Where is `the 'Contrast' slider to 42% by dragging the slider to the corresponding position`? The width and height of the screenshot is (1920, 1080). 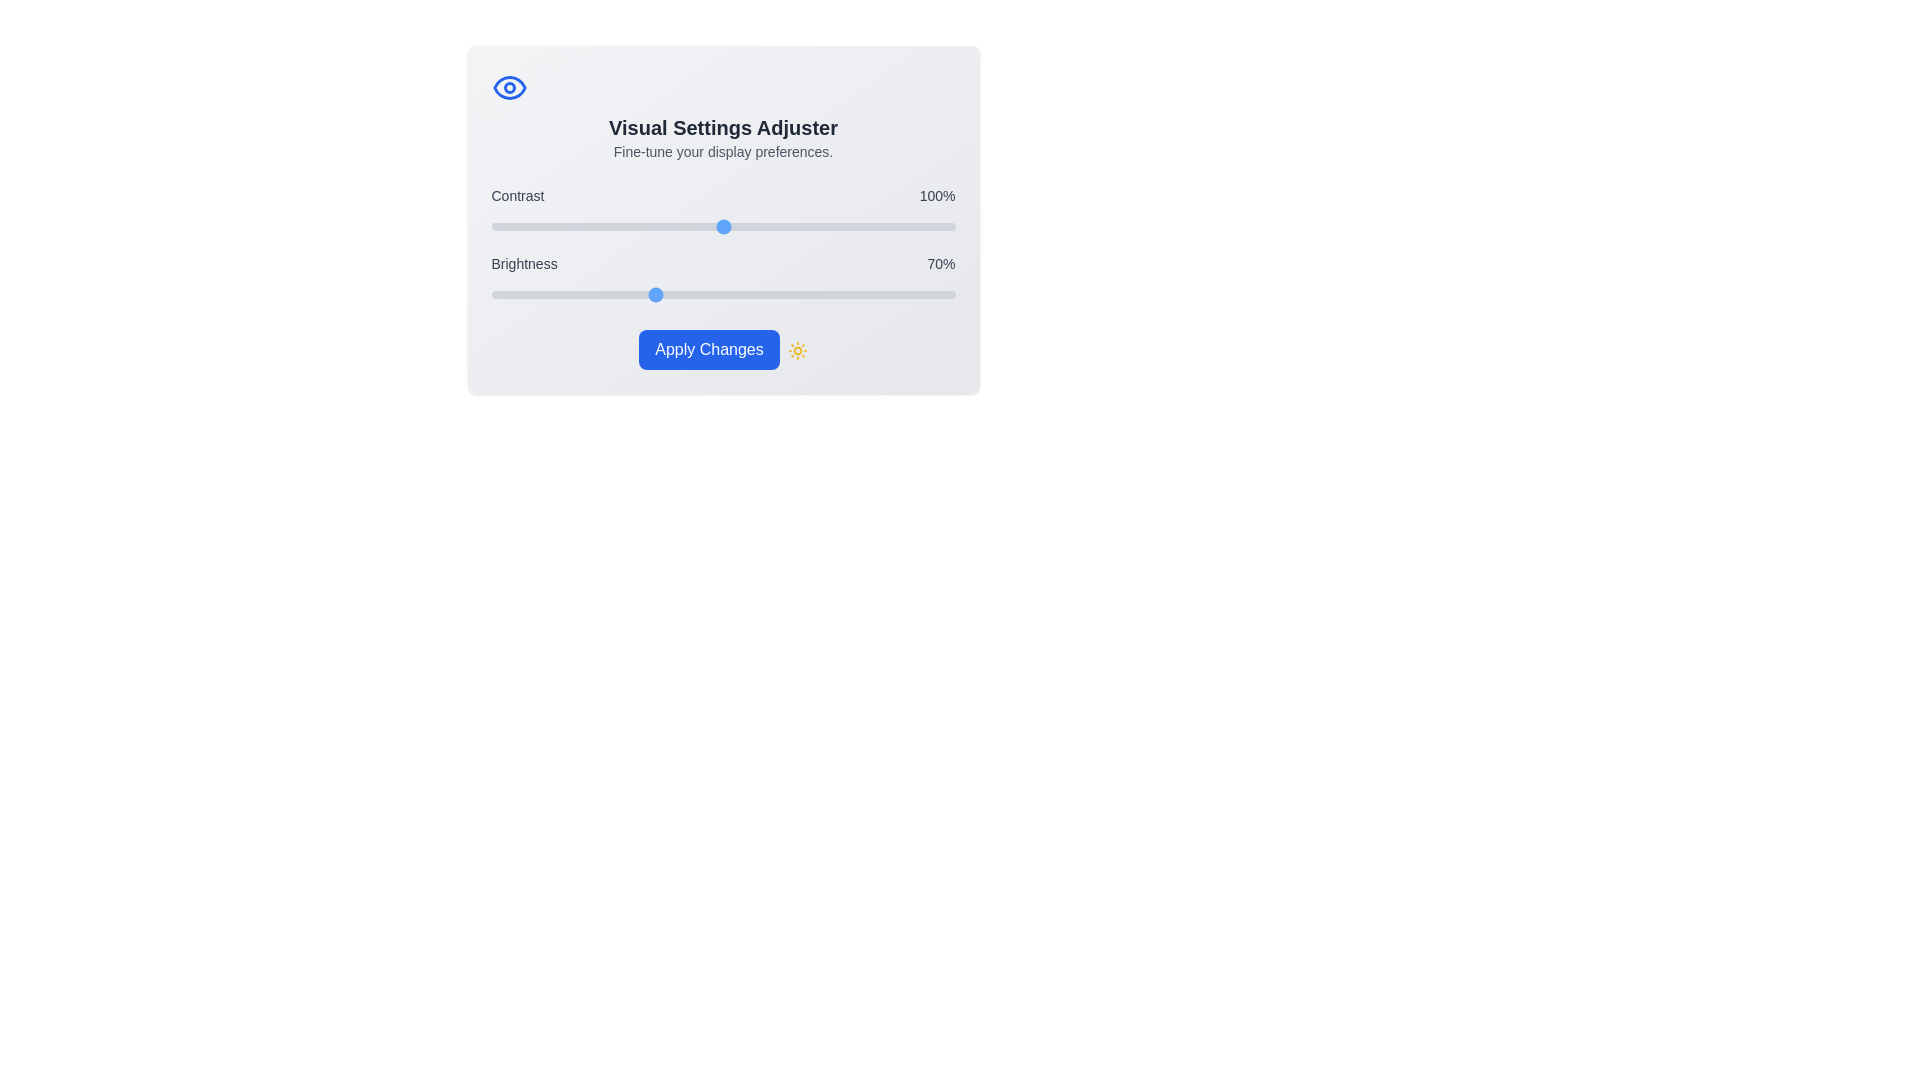 the 'Contrast' slider to 42% by dragging the slider to the corresponding position is located at coordinates (587, 226).